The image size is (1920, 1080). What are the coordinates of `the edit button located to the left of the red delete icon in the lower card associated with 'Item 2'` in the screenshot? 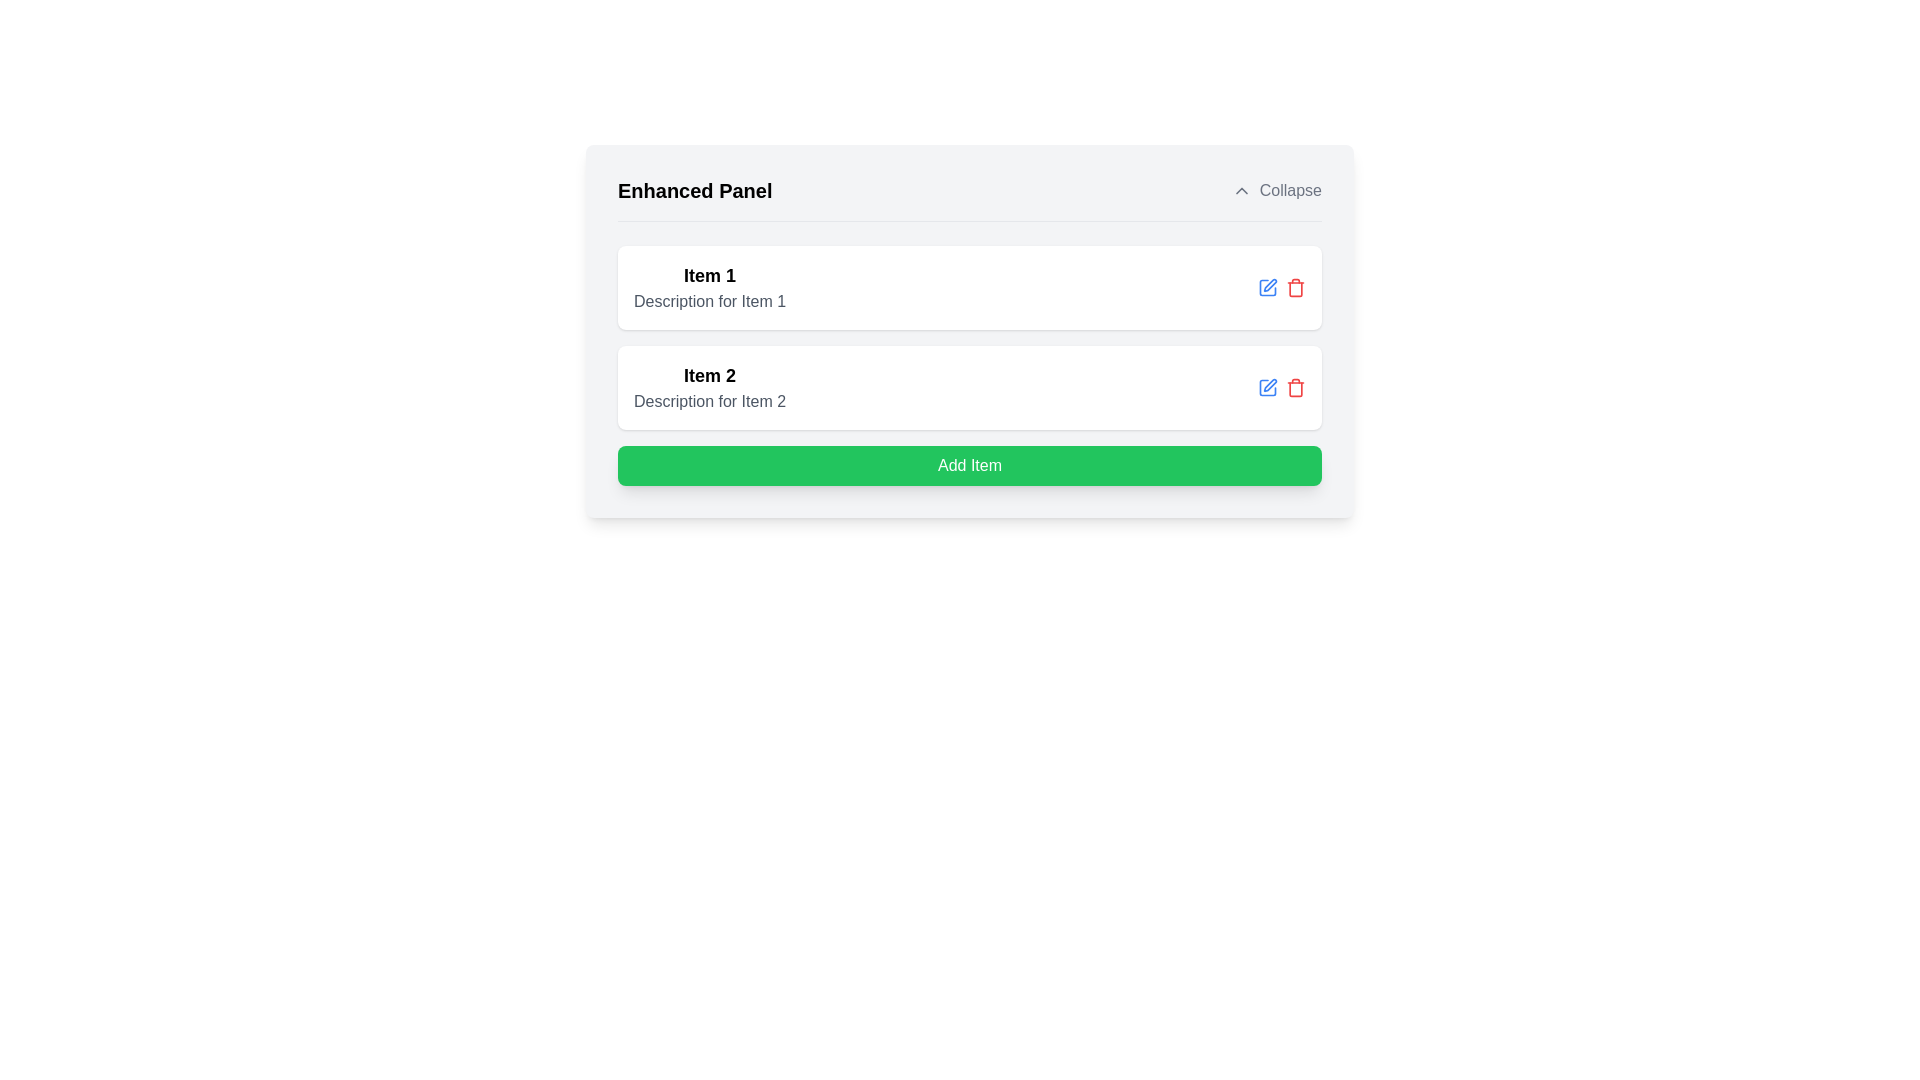 It's located at (1266, 388).